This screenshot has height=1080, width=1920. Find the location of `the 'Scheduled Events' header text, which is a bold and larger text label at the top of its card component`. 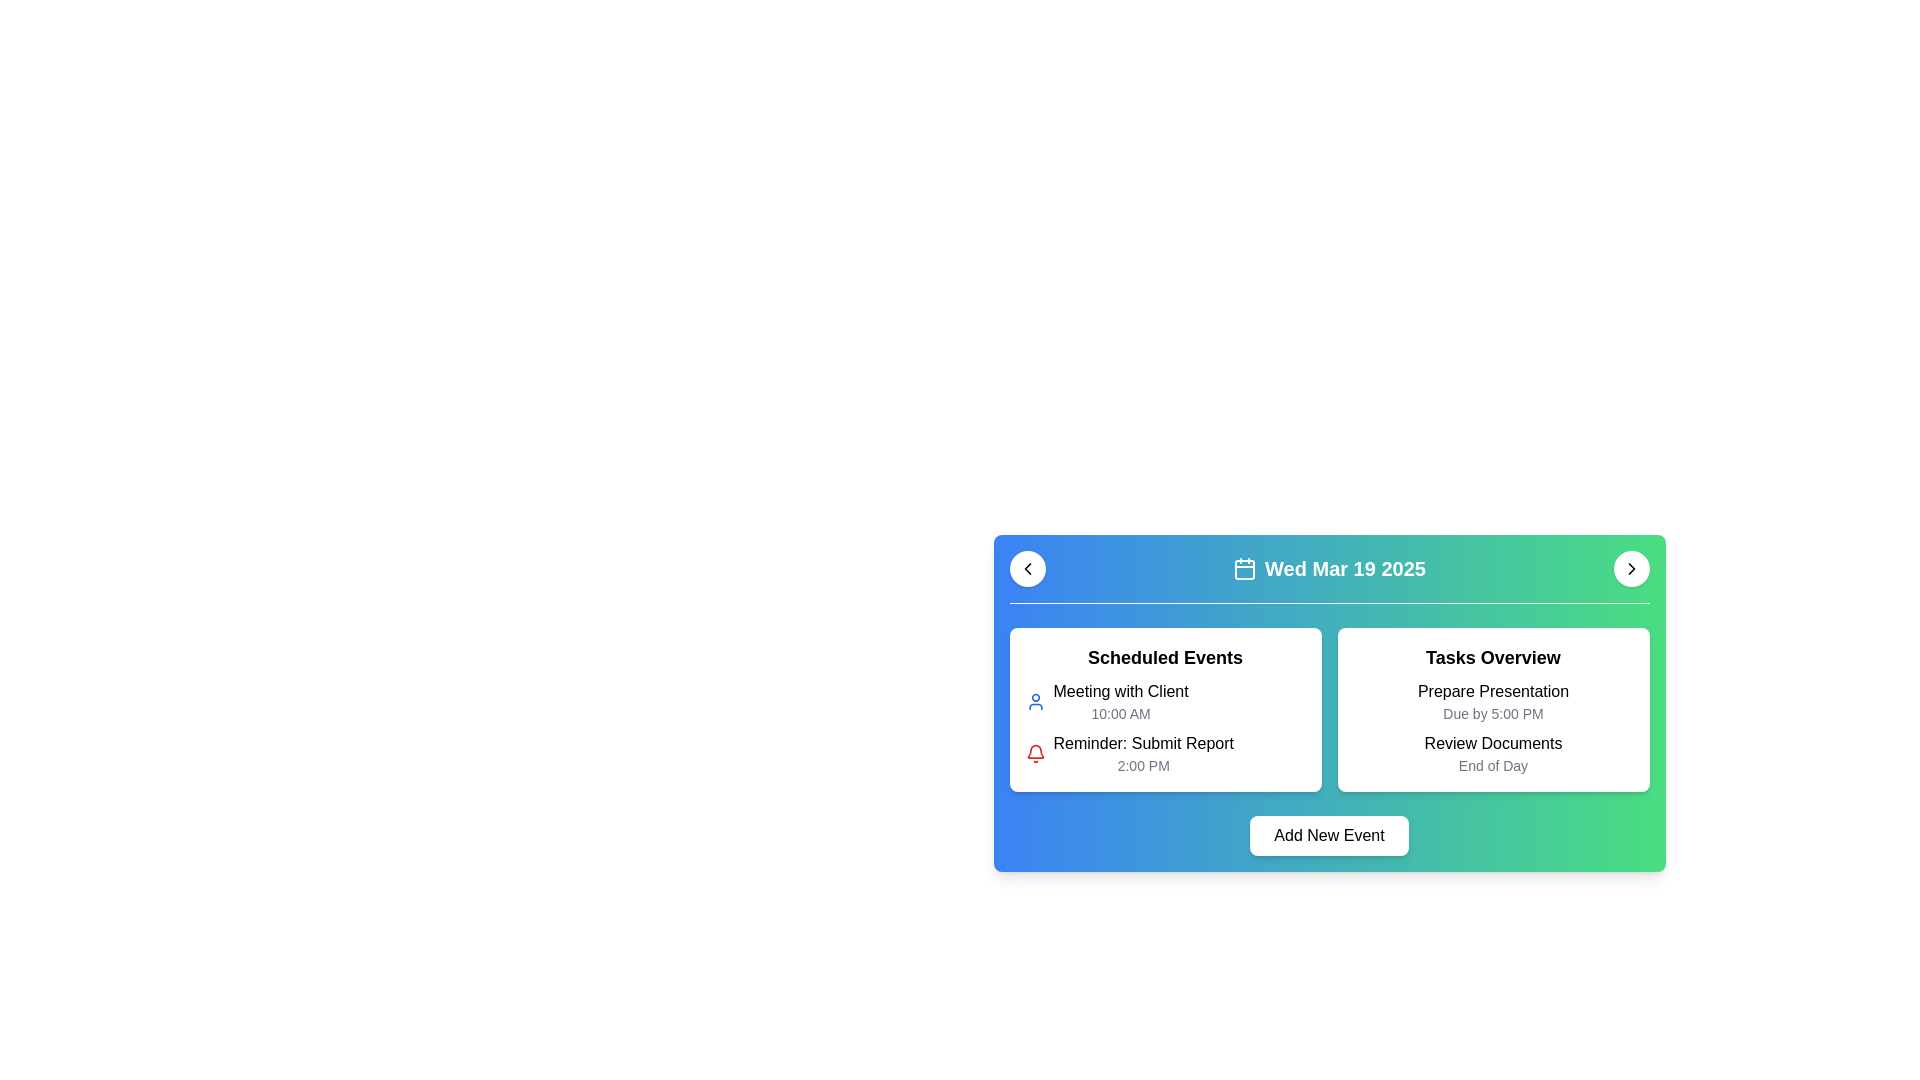

the 'Scheduled Events' header text, which is a bold and larger text label at the top of its card component is located at coordinates (1165, 658).